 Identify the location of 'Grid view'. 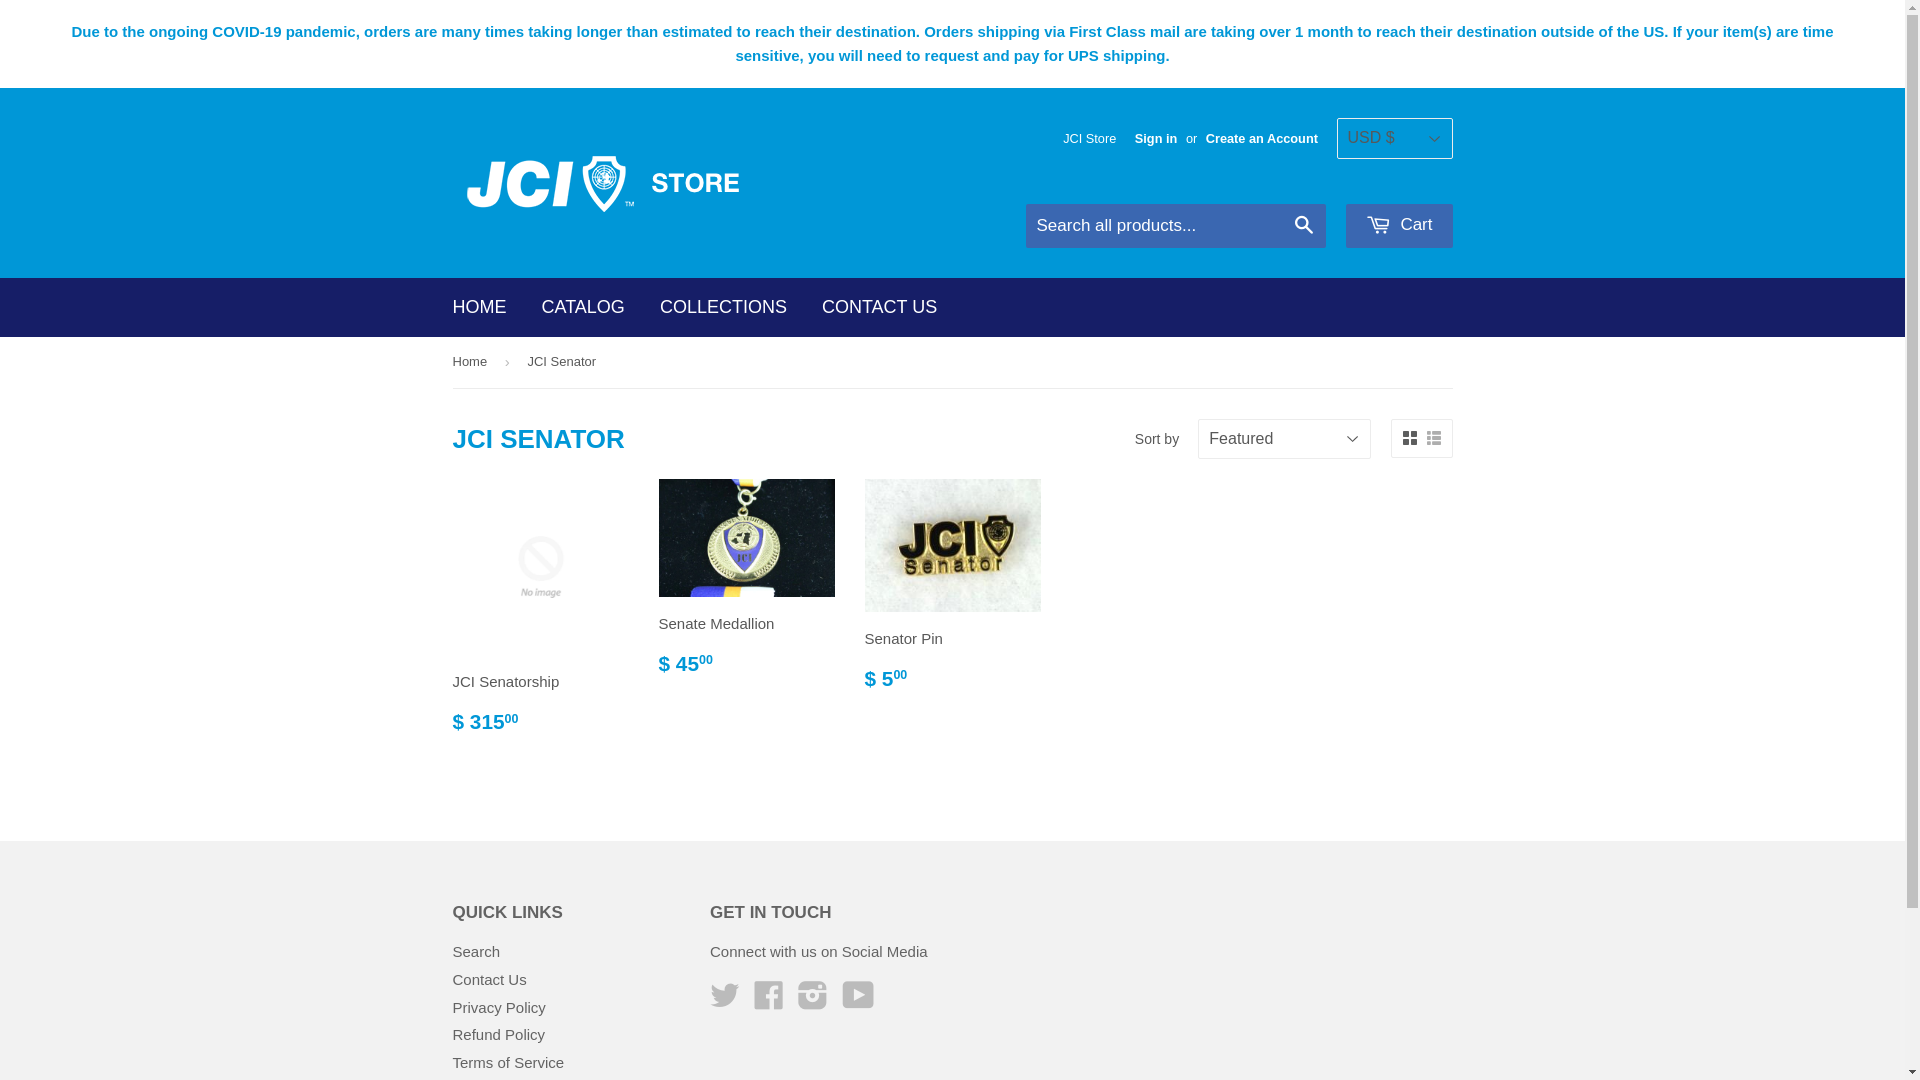
(1408, 437).